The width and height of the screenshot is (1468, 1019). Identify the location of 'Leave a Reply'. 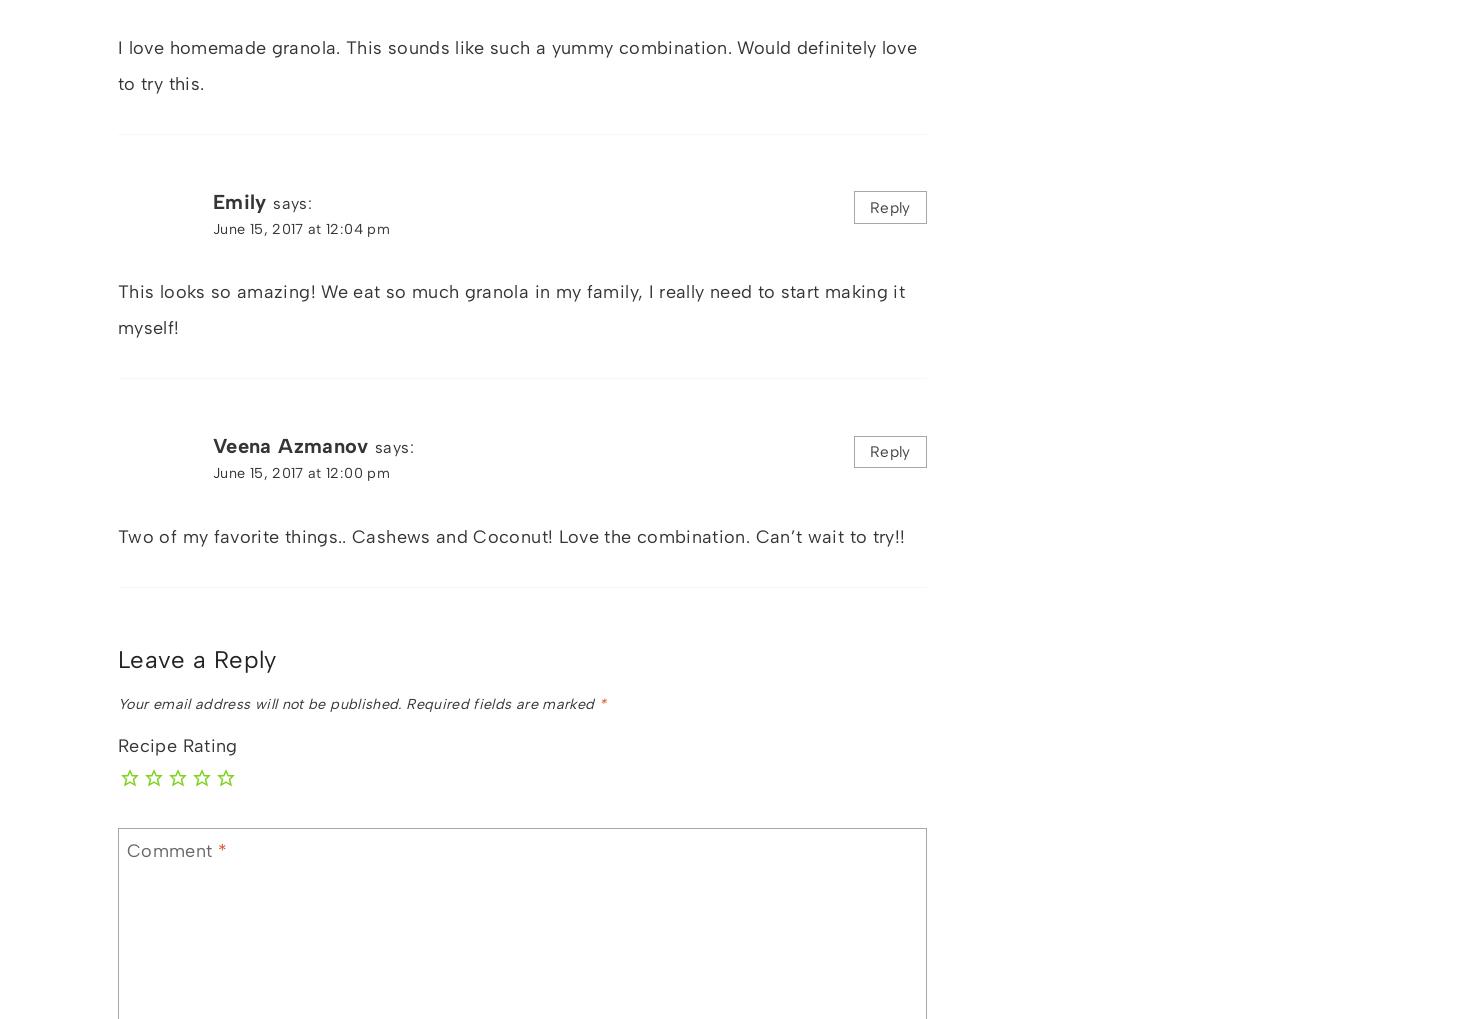
(197, 657).